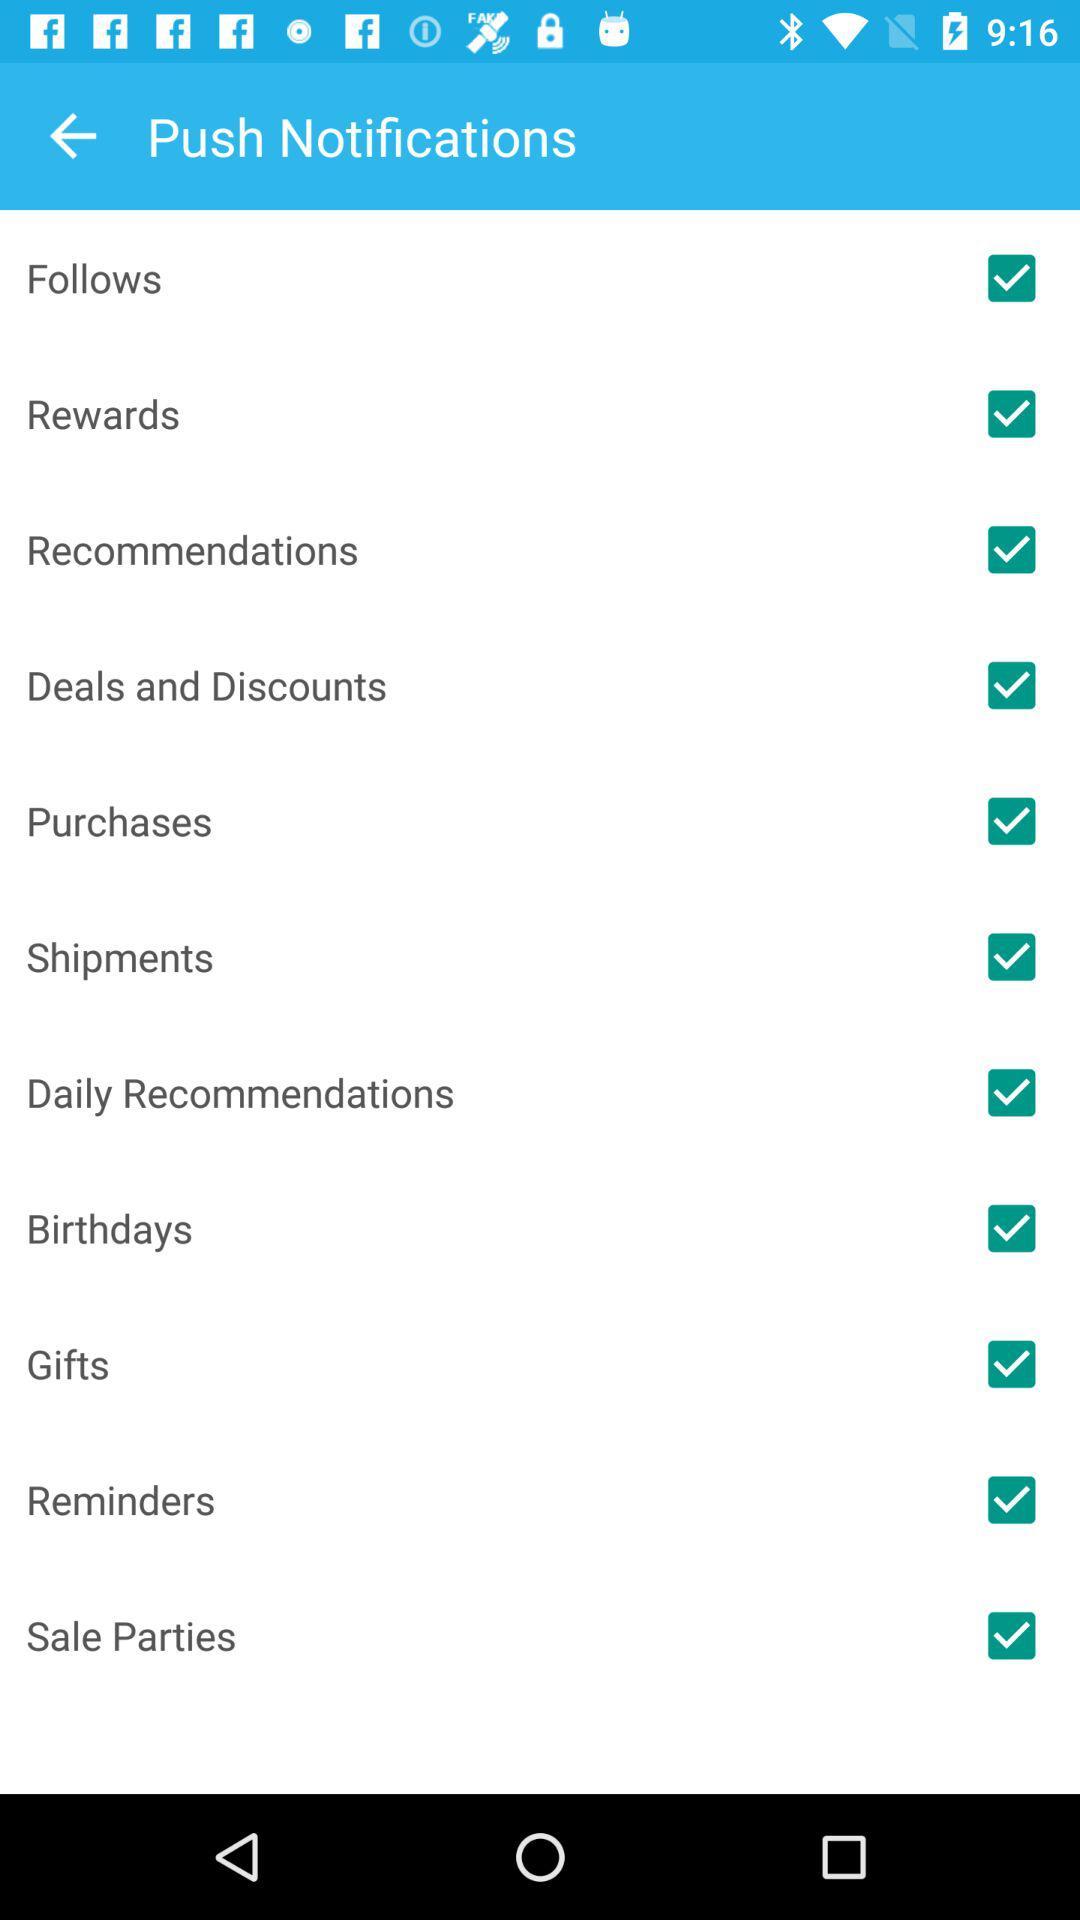 The image size is (1080, 1920). What do you see at coordinates (484, 1227) in the screenshot?
I see `the birthdays item` at bounding box center [484, 1227].